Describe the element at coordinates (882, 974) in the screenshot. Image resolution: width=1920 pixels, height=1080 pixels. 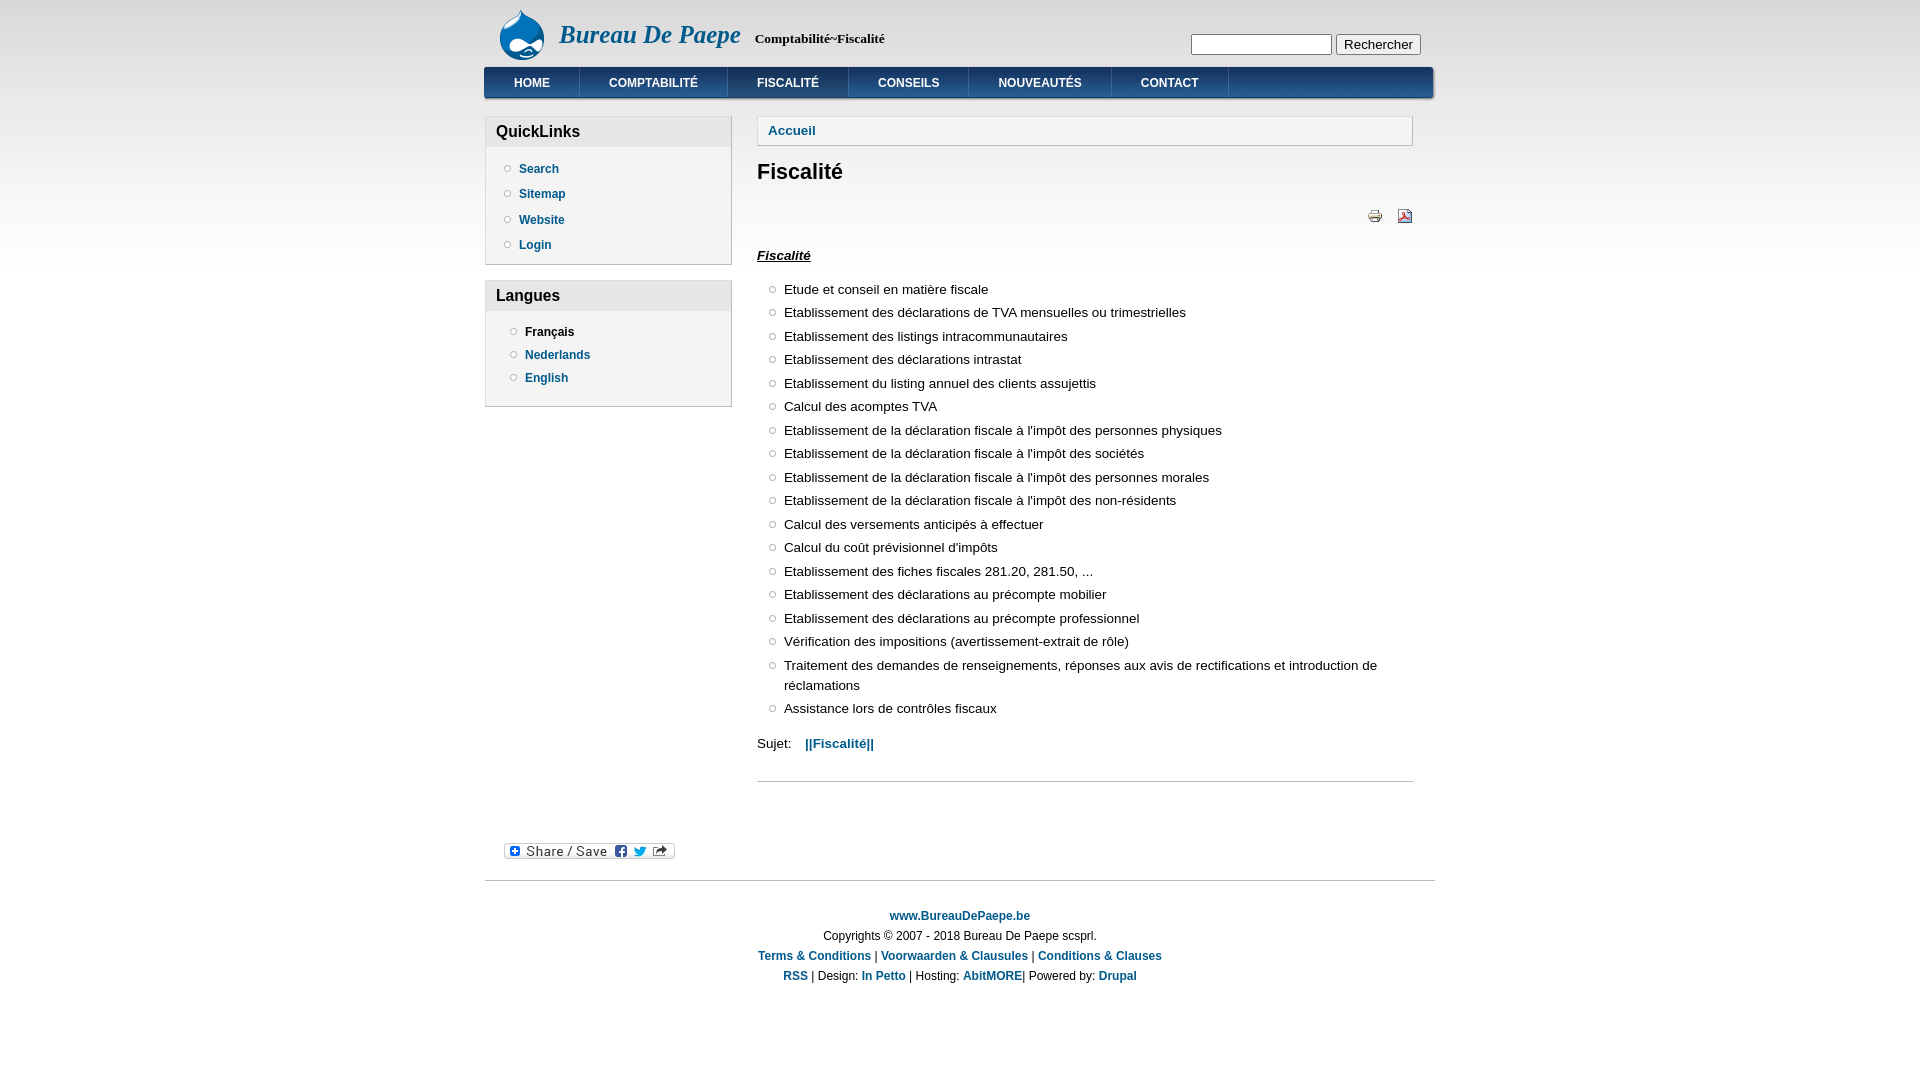
I see `'In Petto'` at that location.